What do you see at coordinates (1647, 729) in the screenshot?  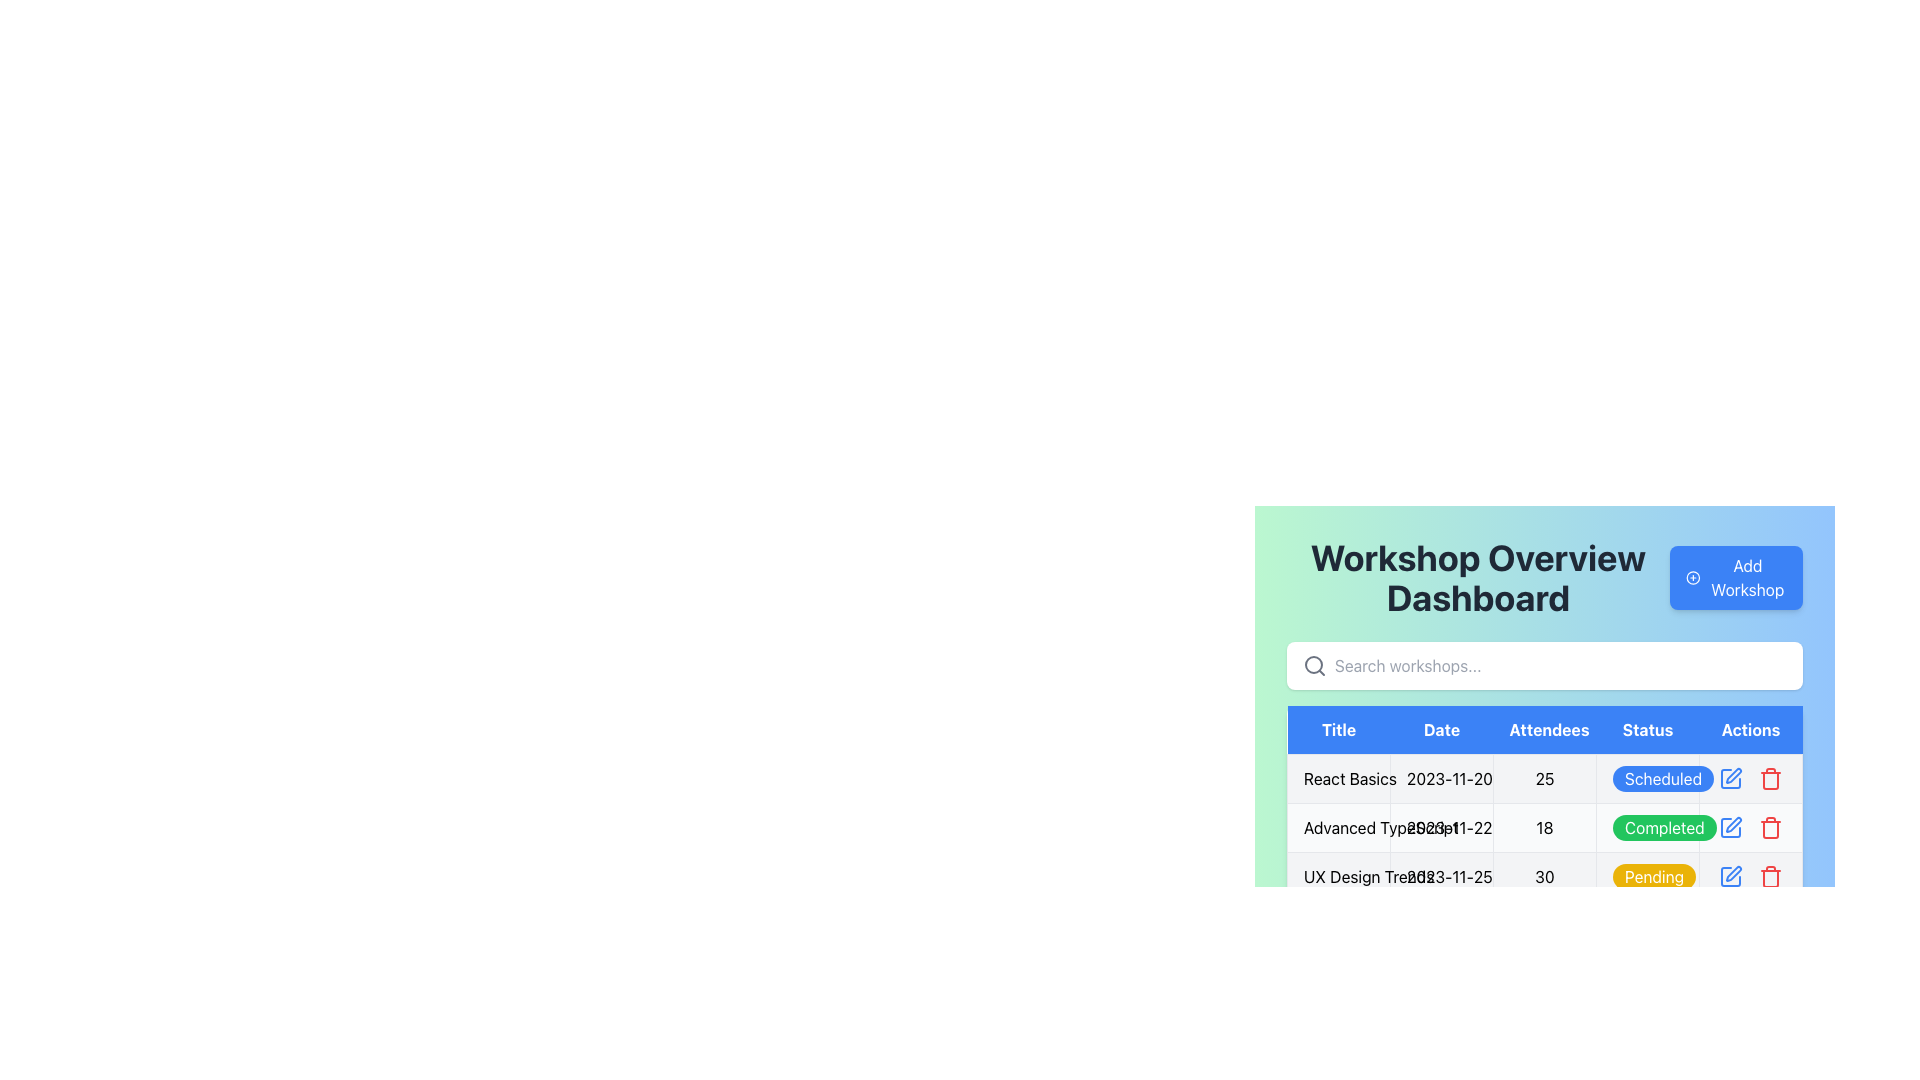 I see `the Header Label that indicates status data in the data table, positioned as the fourth element in the horizontal row of five headers: 'Title', 'Date', 'Attendees', and 'Actions'` at bounding box center [1647, 729].